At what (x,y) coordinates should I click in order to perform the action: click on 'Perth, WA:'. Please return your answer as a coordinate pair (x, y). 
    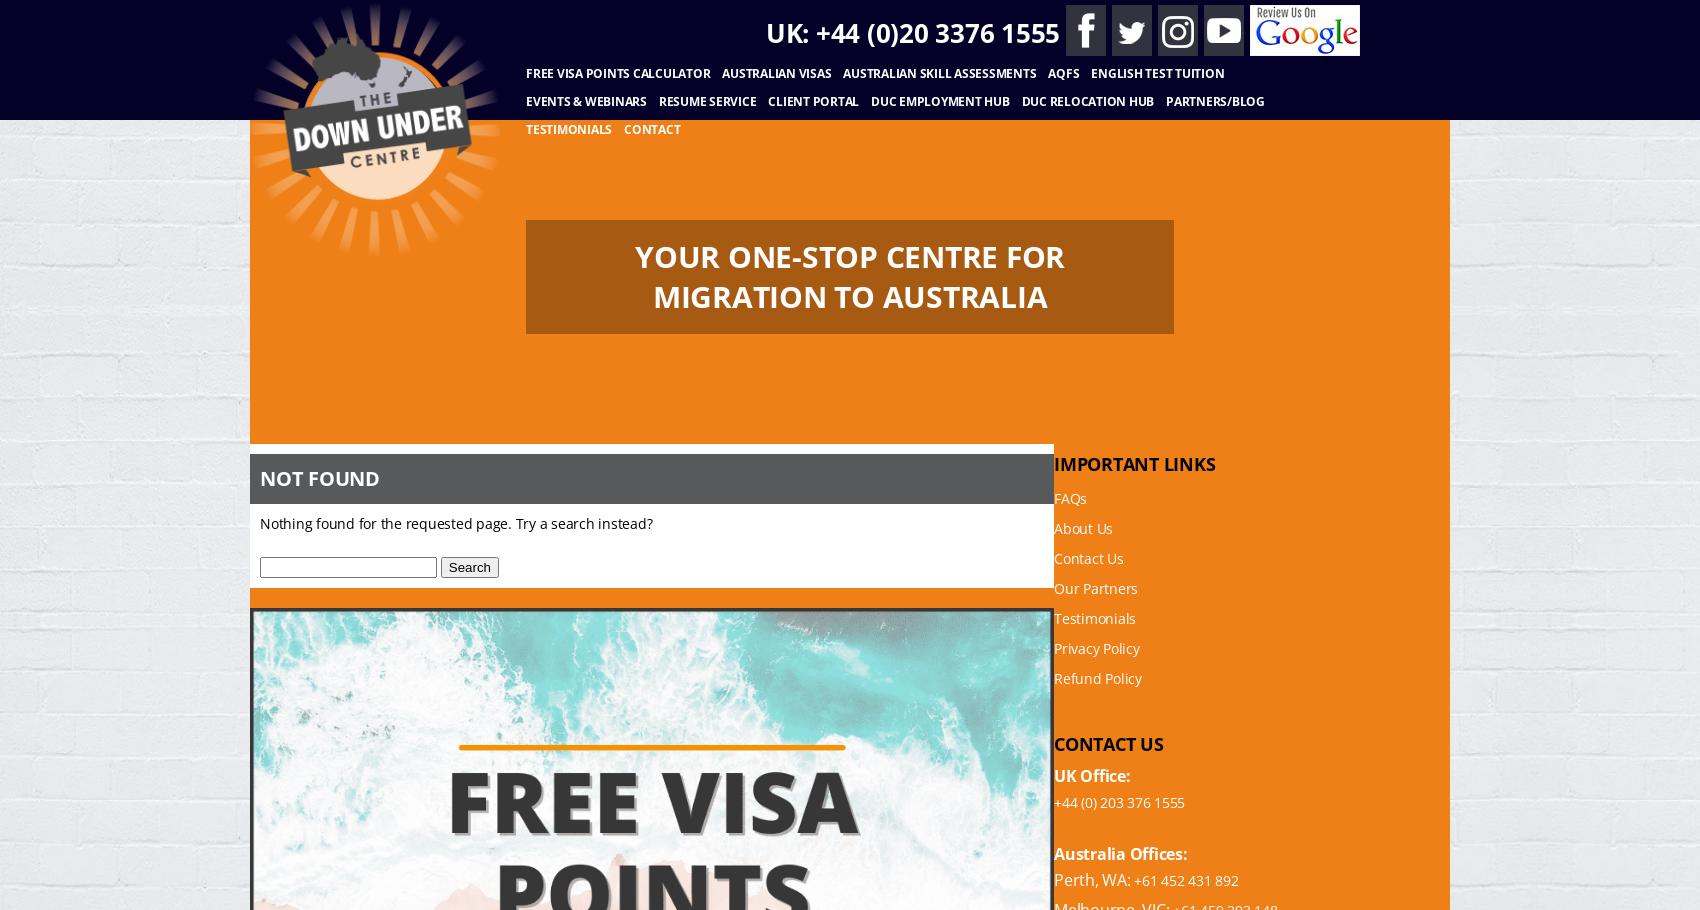
    Looking at the image, I should click on (1093, 879).